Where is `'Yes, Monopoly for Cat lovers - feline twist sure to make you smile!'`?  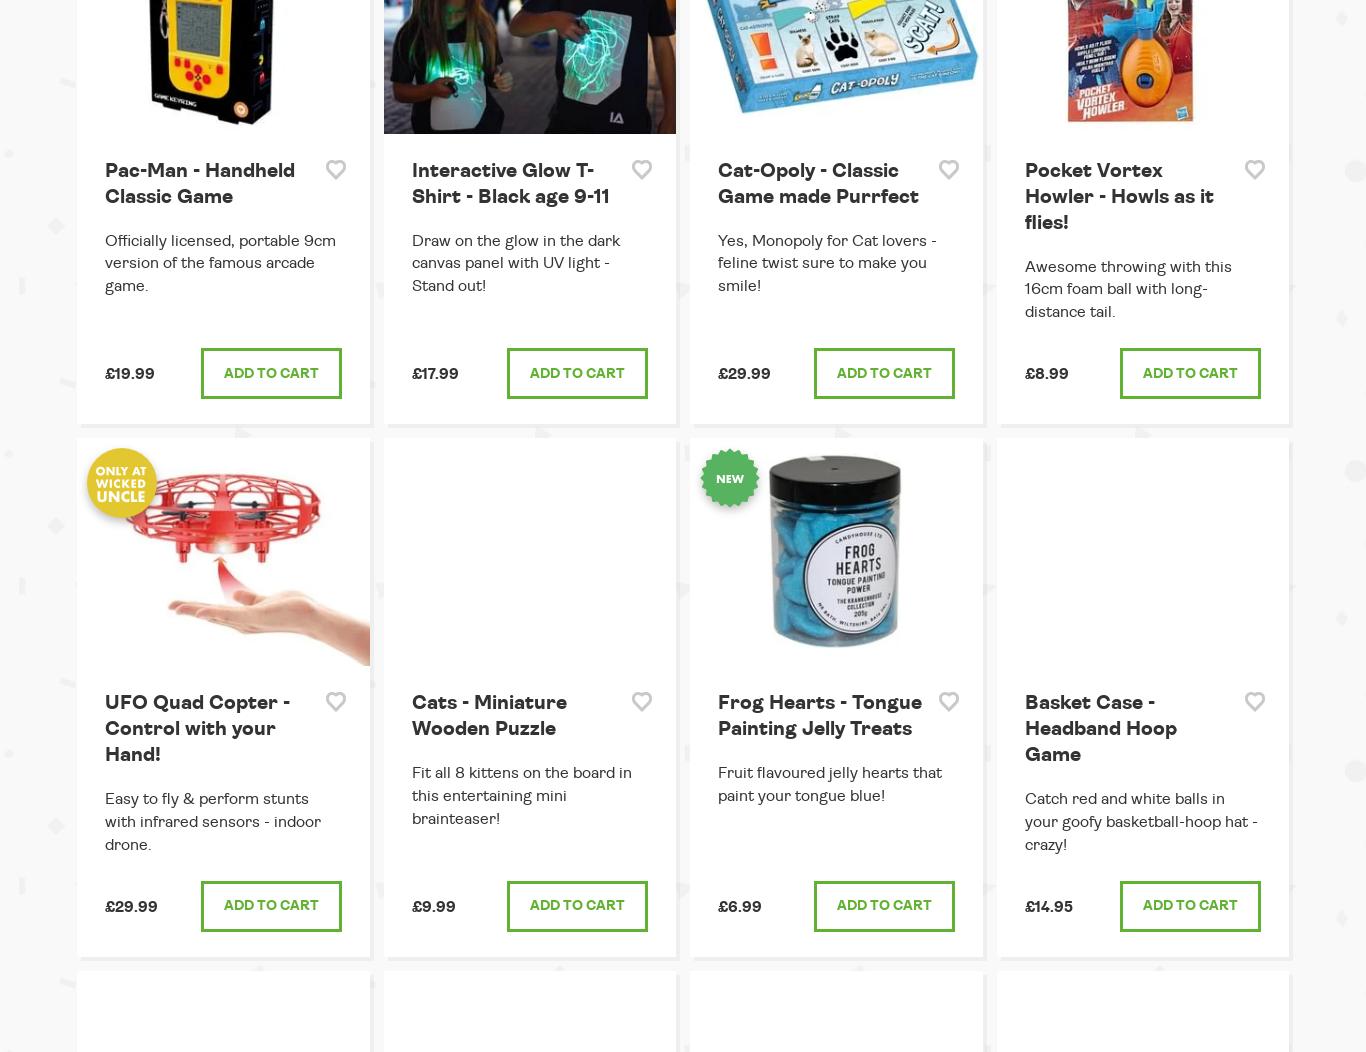
'Yes, Monopoly for Cat lovers - feline twist sure to make you smile!' is located at coordinates (826, 263).